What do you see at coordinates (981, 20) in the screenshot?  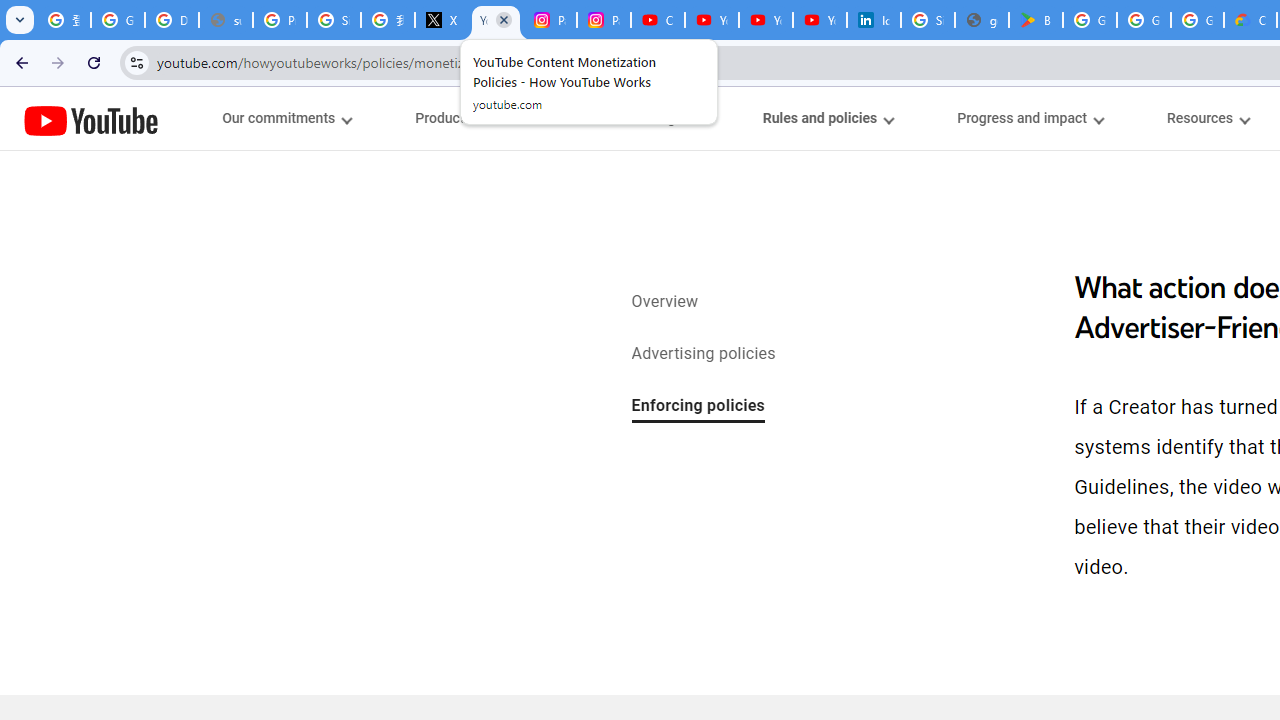 I see `'google_privacy_policy_en.pdf'` at bounding box center [981, 20].